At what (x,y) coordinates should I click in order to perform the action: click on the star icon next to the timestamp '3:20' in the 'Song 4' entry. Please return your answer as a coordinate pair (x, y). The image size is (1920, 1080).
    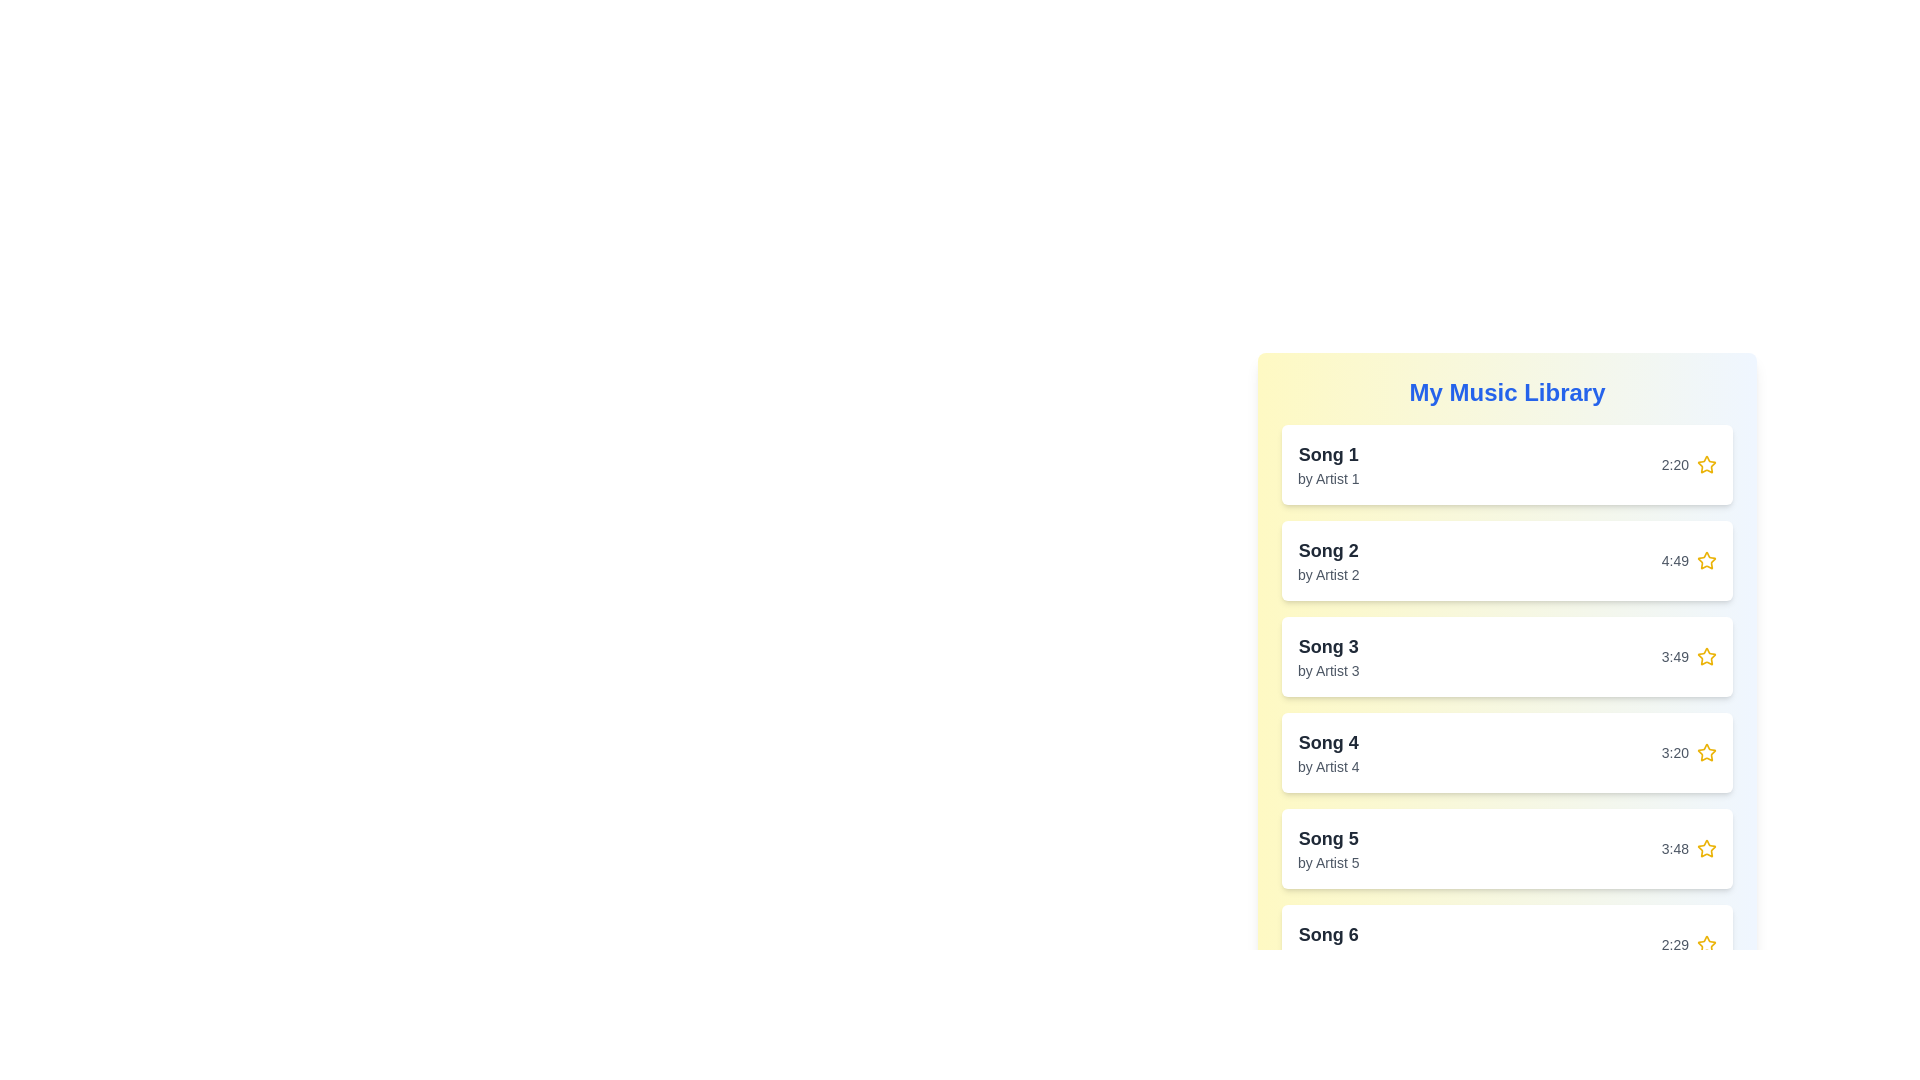
    Looking at the image, I should click on (1706, 752).